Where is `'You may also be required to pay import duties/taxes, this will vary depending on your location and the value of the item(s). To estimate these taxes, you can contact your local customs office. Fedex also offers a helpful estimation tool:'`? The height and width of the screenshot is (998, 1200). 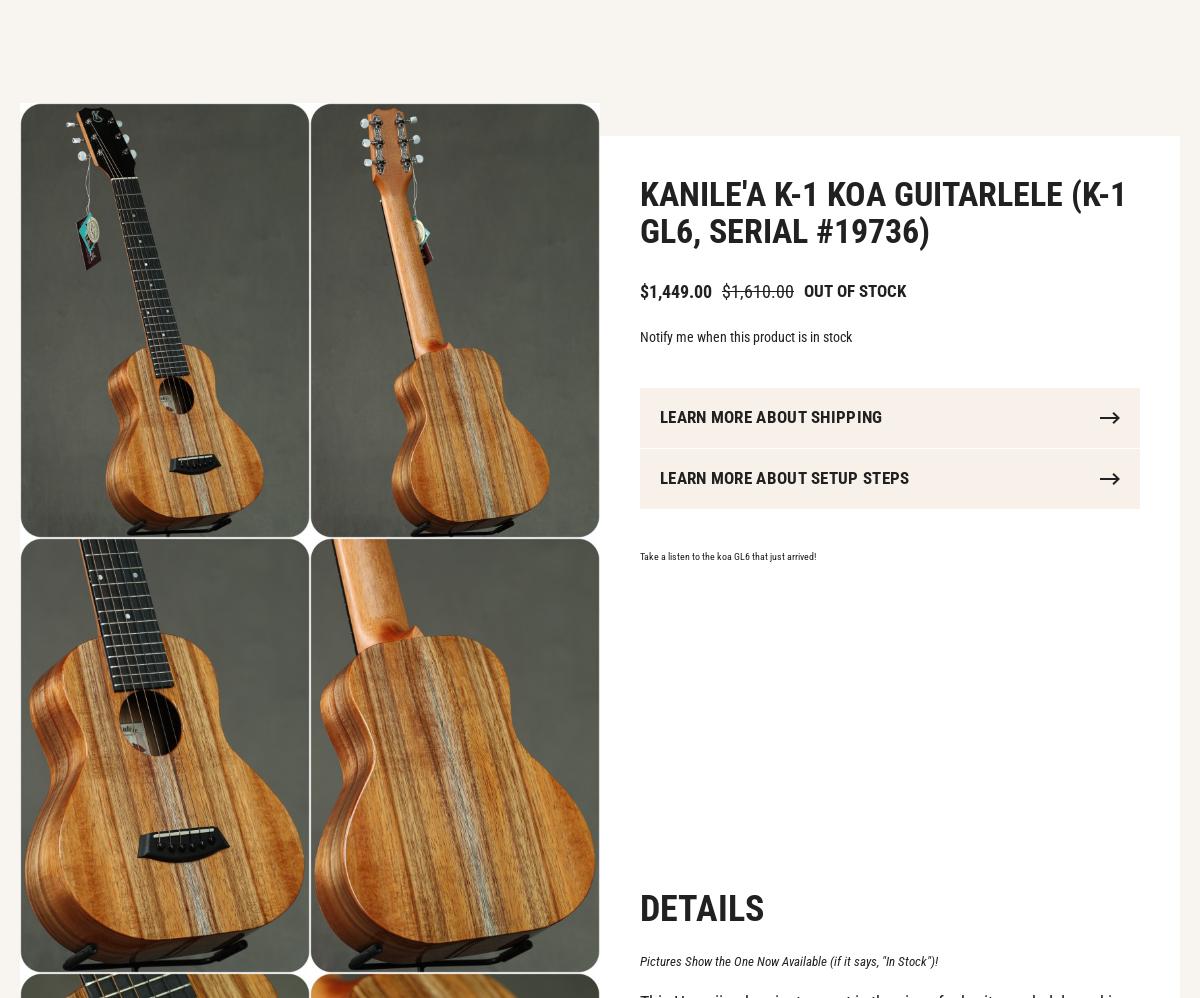 'You may also be required to pay import duties/taxes, this will vary depending on your location and the value of the item(s). To estimate these taxes, you can contact your local customs office. Fedex also offers a helpful estimation tool:' is located at coordinates (313, 570).